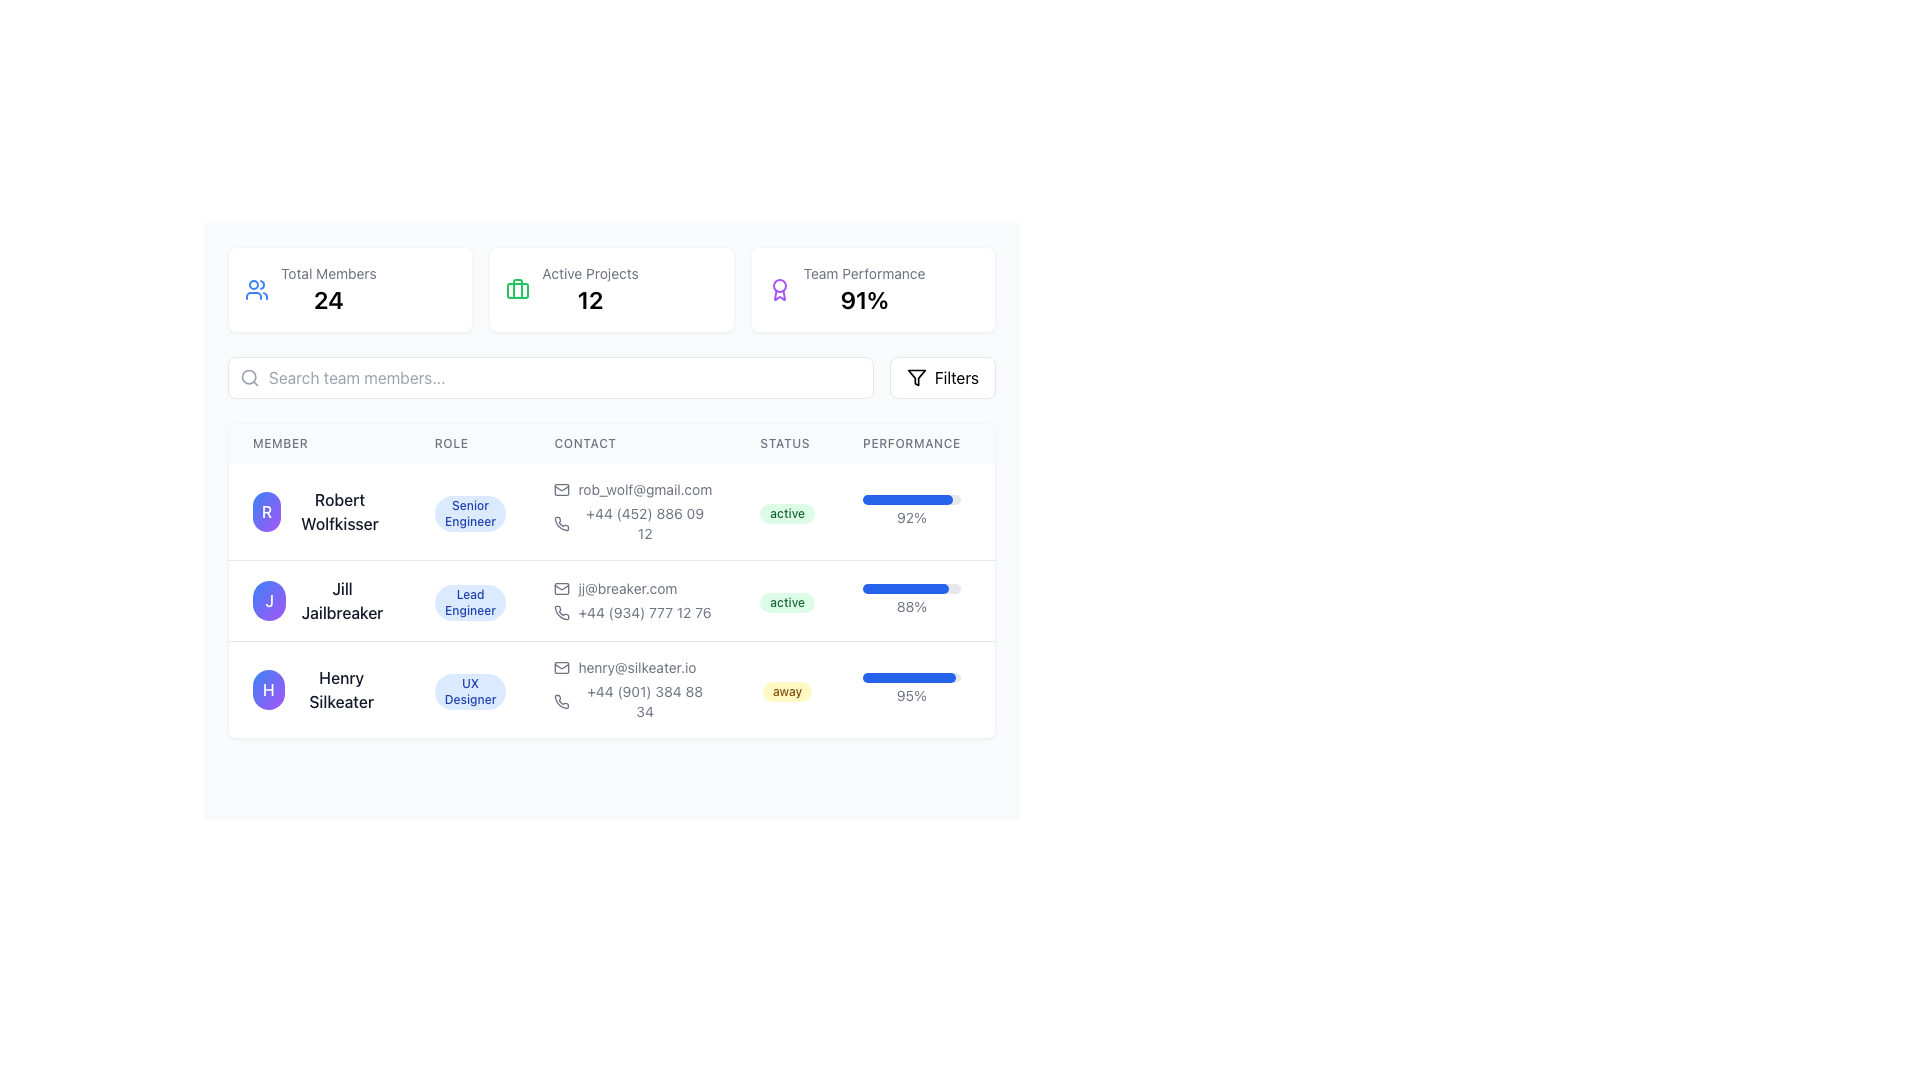 The height and width of the screenshot is (1080, 1920). I want to click on the second row of the List Item in the team member information panel, so click(659, 600).